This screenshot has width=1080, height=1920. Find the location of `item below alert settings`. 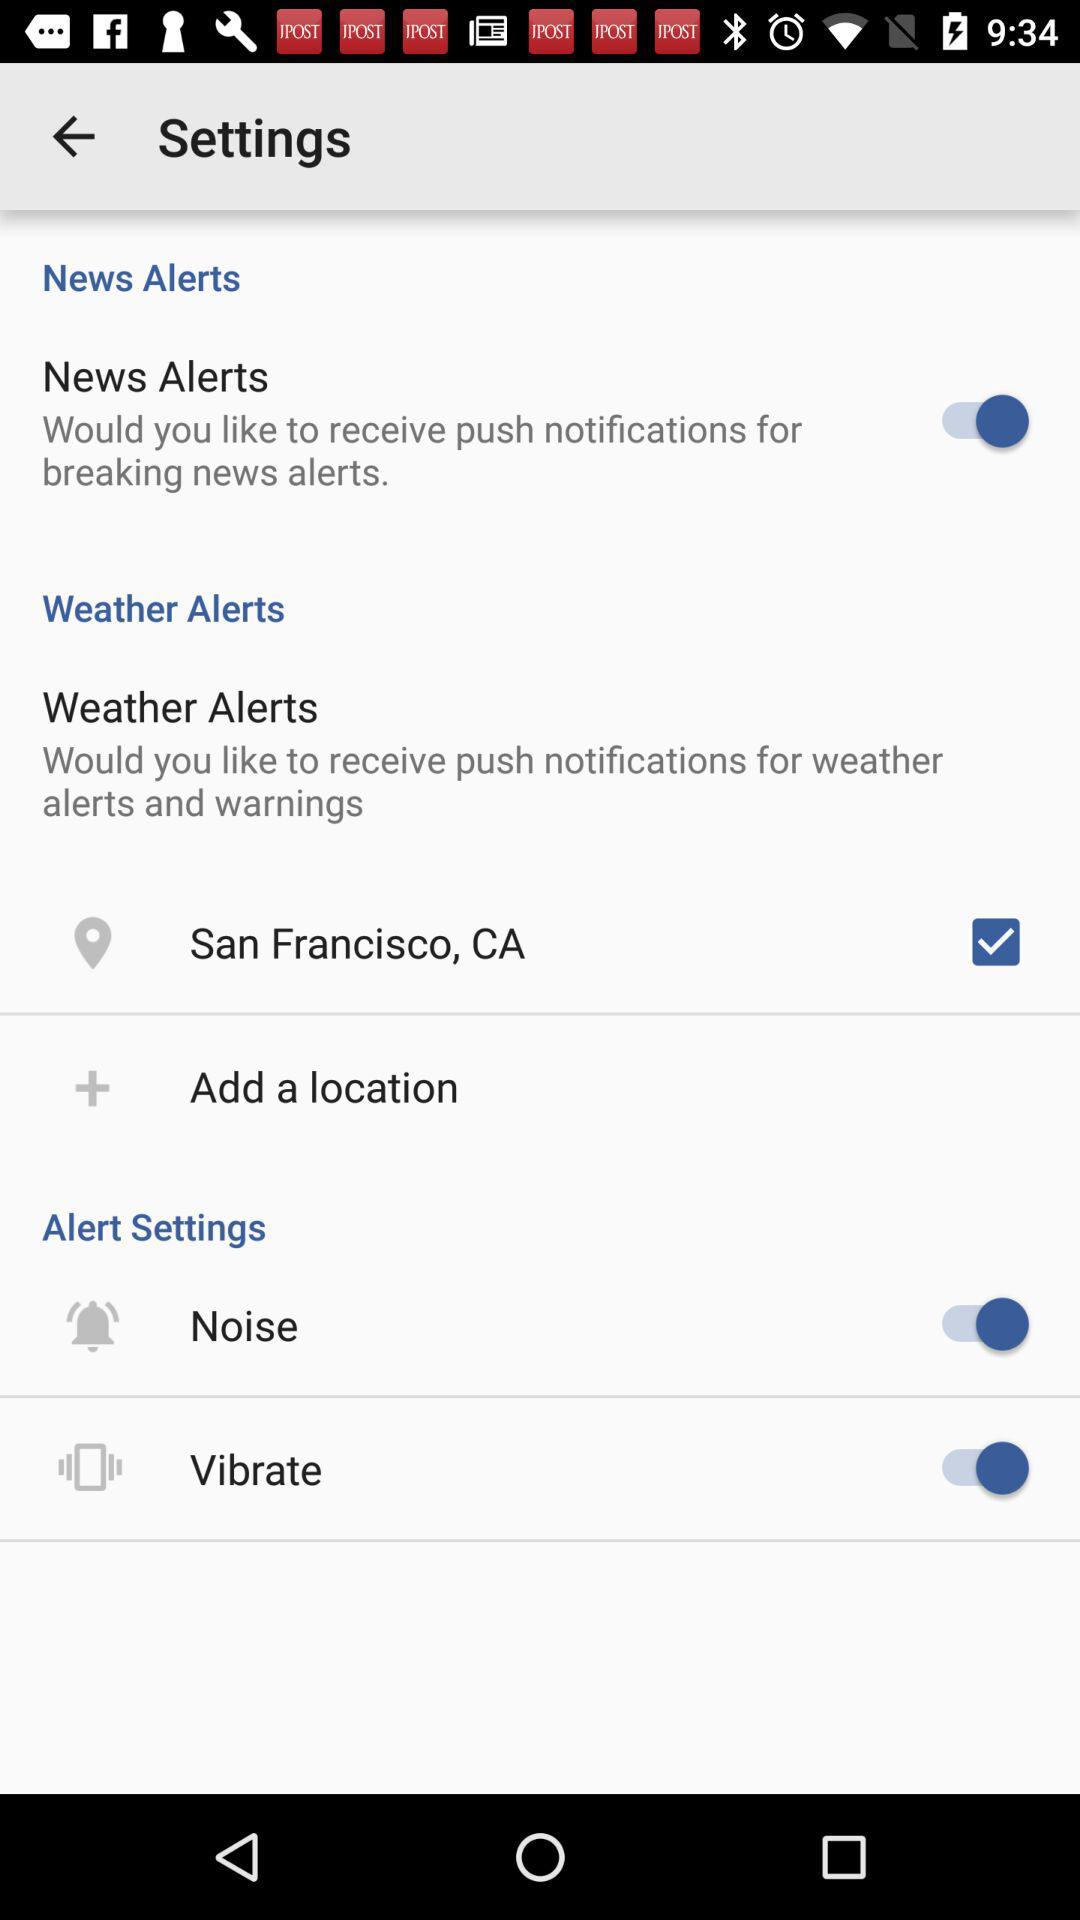

item below alert settings is located at coordinates (243, 1324).